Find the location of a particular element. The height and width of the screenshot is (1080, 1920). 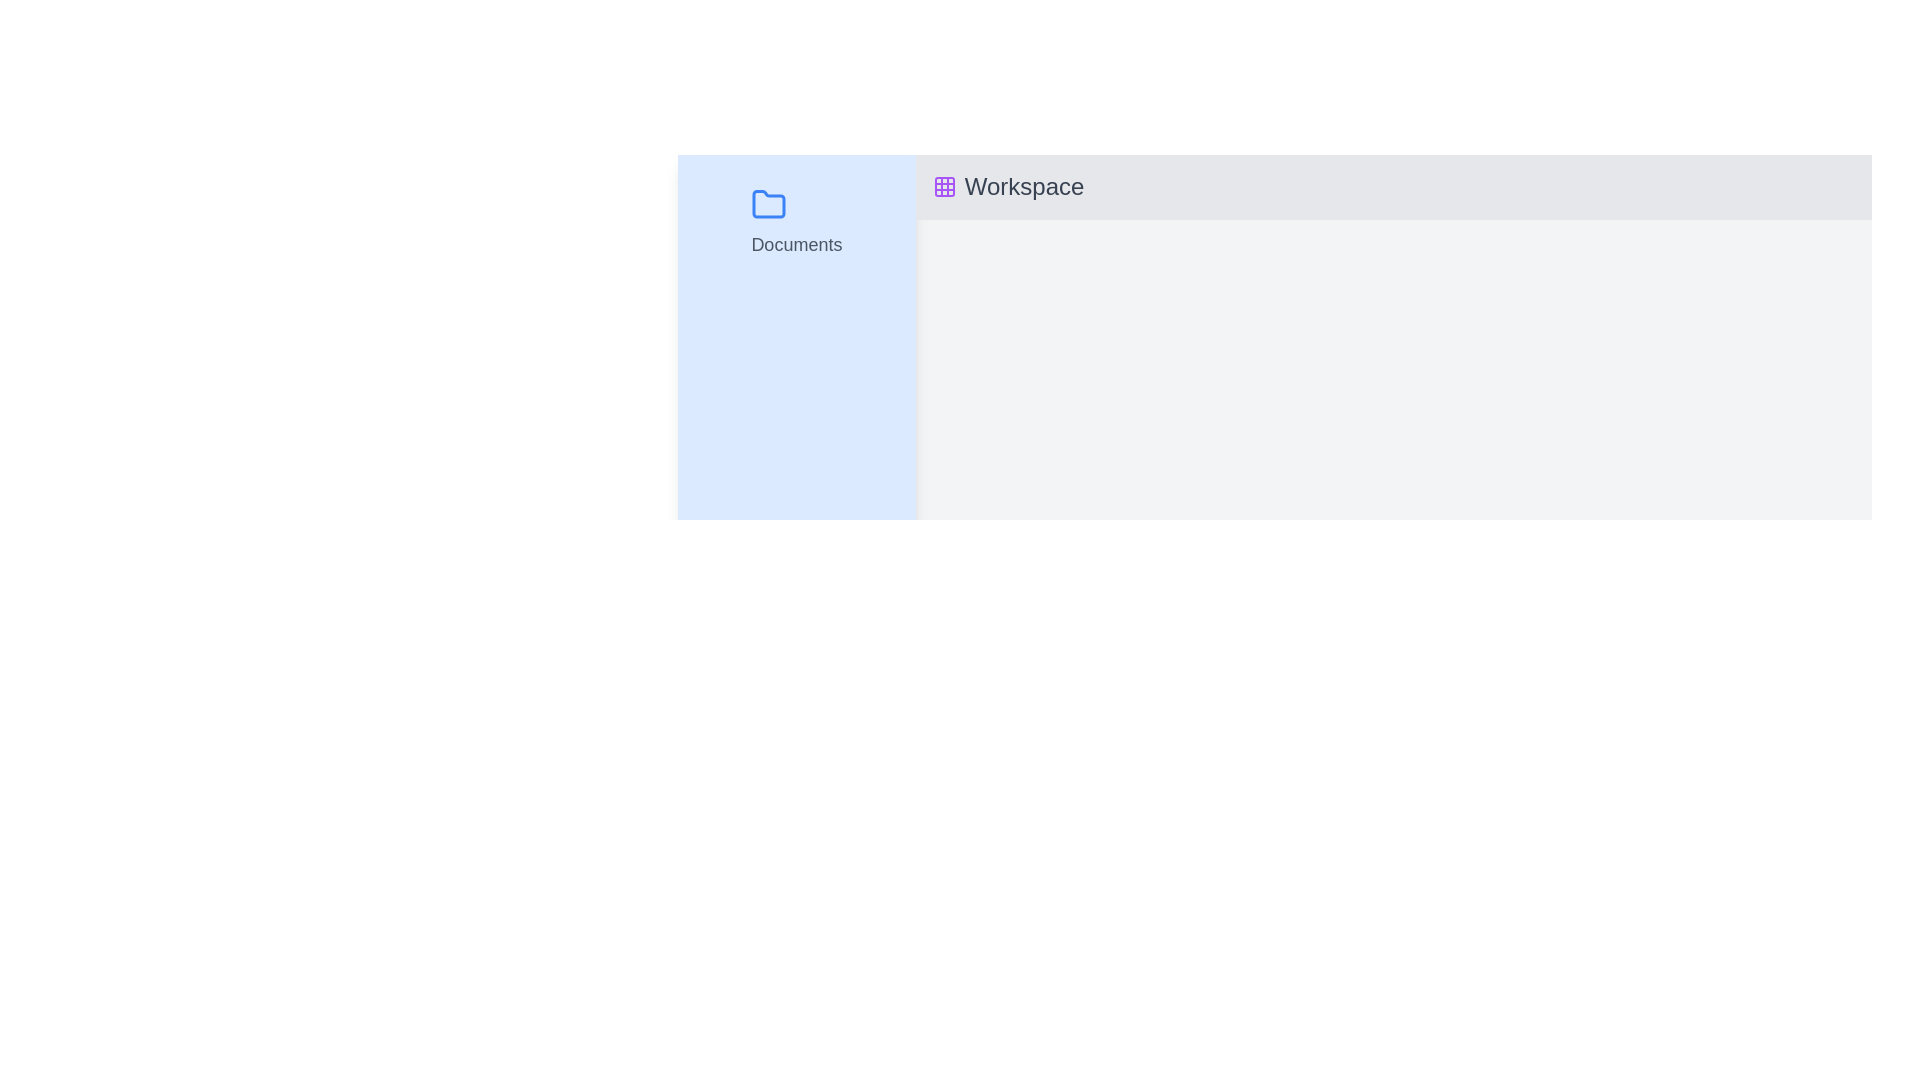

the 'Documents' text label, which is styled in medium gray beneath a blue folder icon is located at coordinates (795, 244).